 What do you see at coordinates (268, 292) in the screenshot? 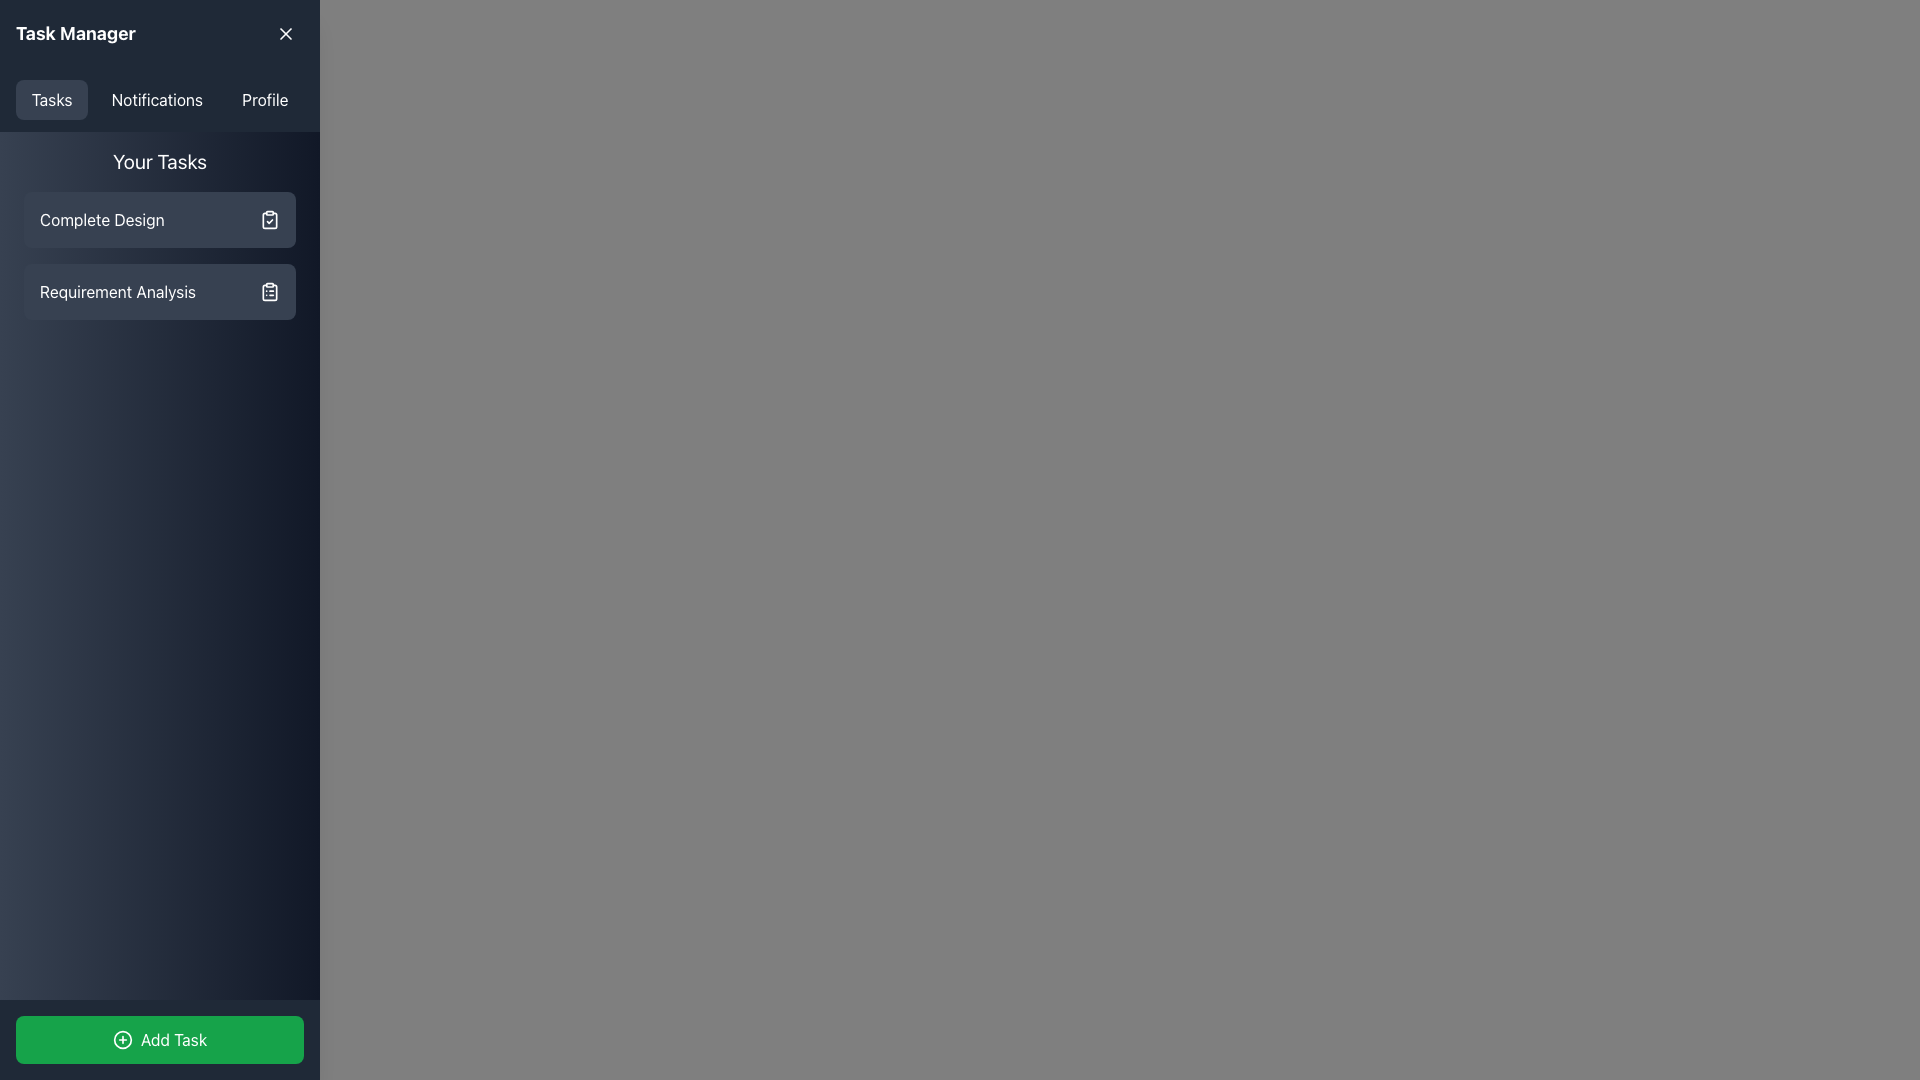
I see `the clipboard icon located in the 'Your Tasks' section of the 'Task Manager' interface` at bounding box center [268, 292].